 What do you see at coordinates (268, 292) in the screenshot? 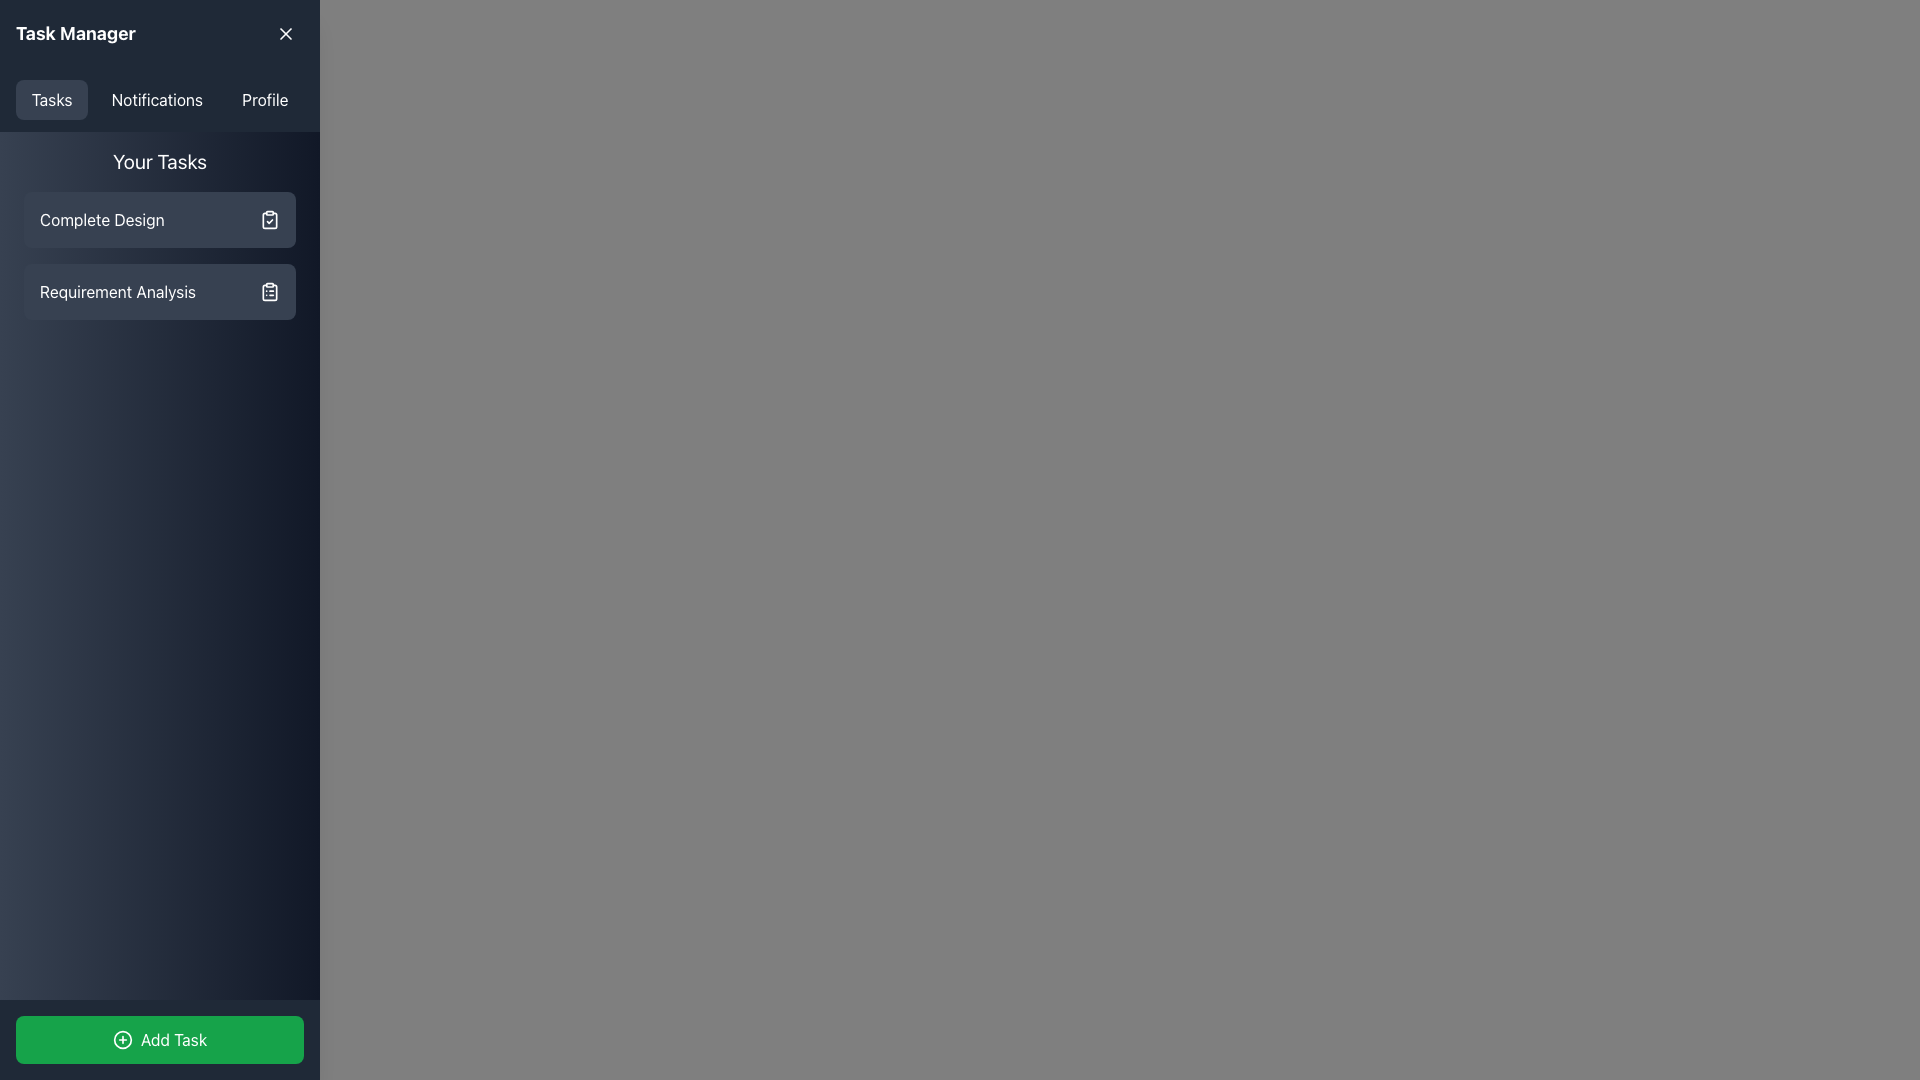
I see `the clipboard icon located in the 'Your Tasks' section of the 'Task Manager' interface` at bounding box center [268, 292].